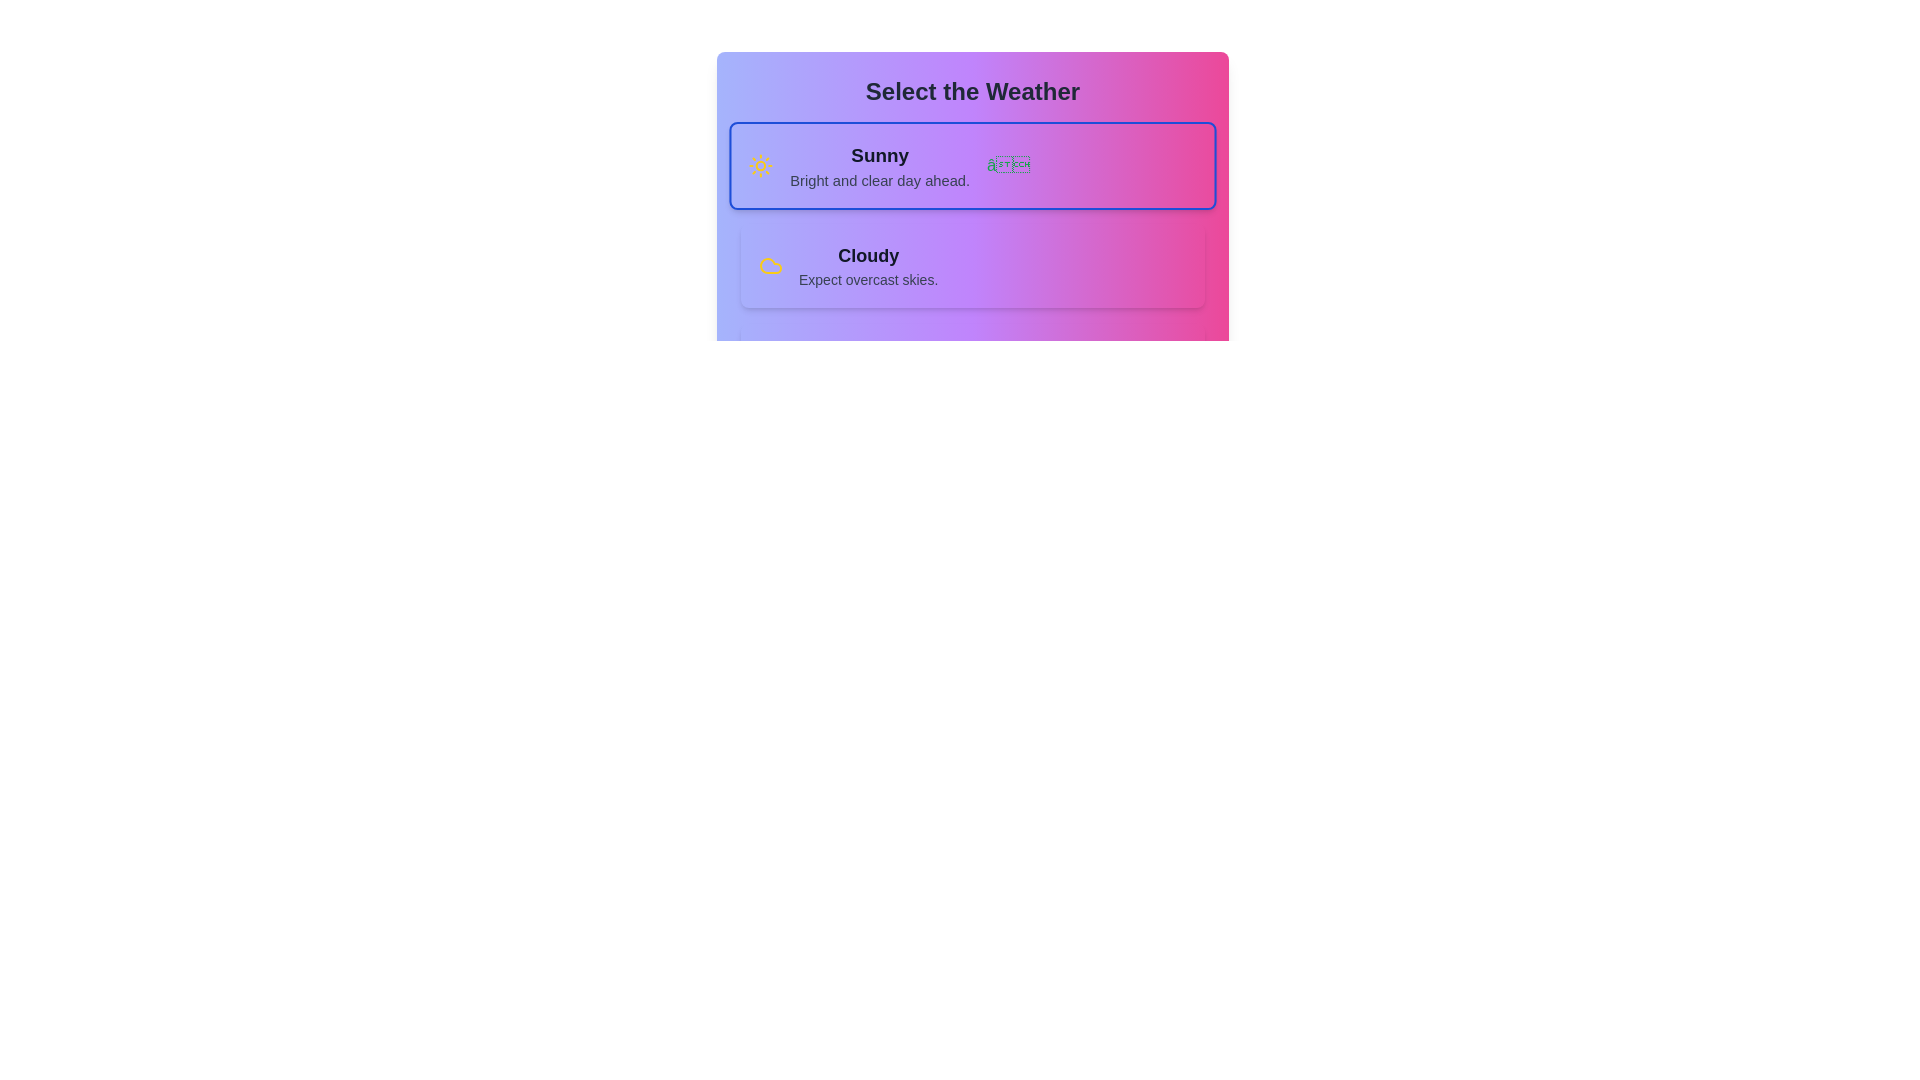 Image resolution: width=1920 pixels, height=1080 pixels. Describe the element at coordinates (973, 265) in the screenshot. I see `the second selectable list item for weather preference labeled 'Cloudy'` at that location.